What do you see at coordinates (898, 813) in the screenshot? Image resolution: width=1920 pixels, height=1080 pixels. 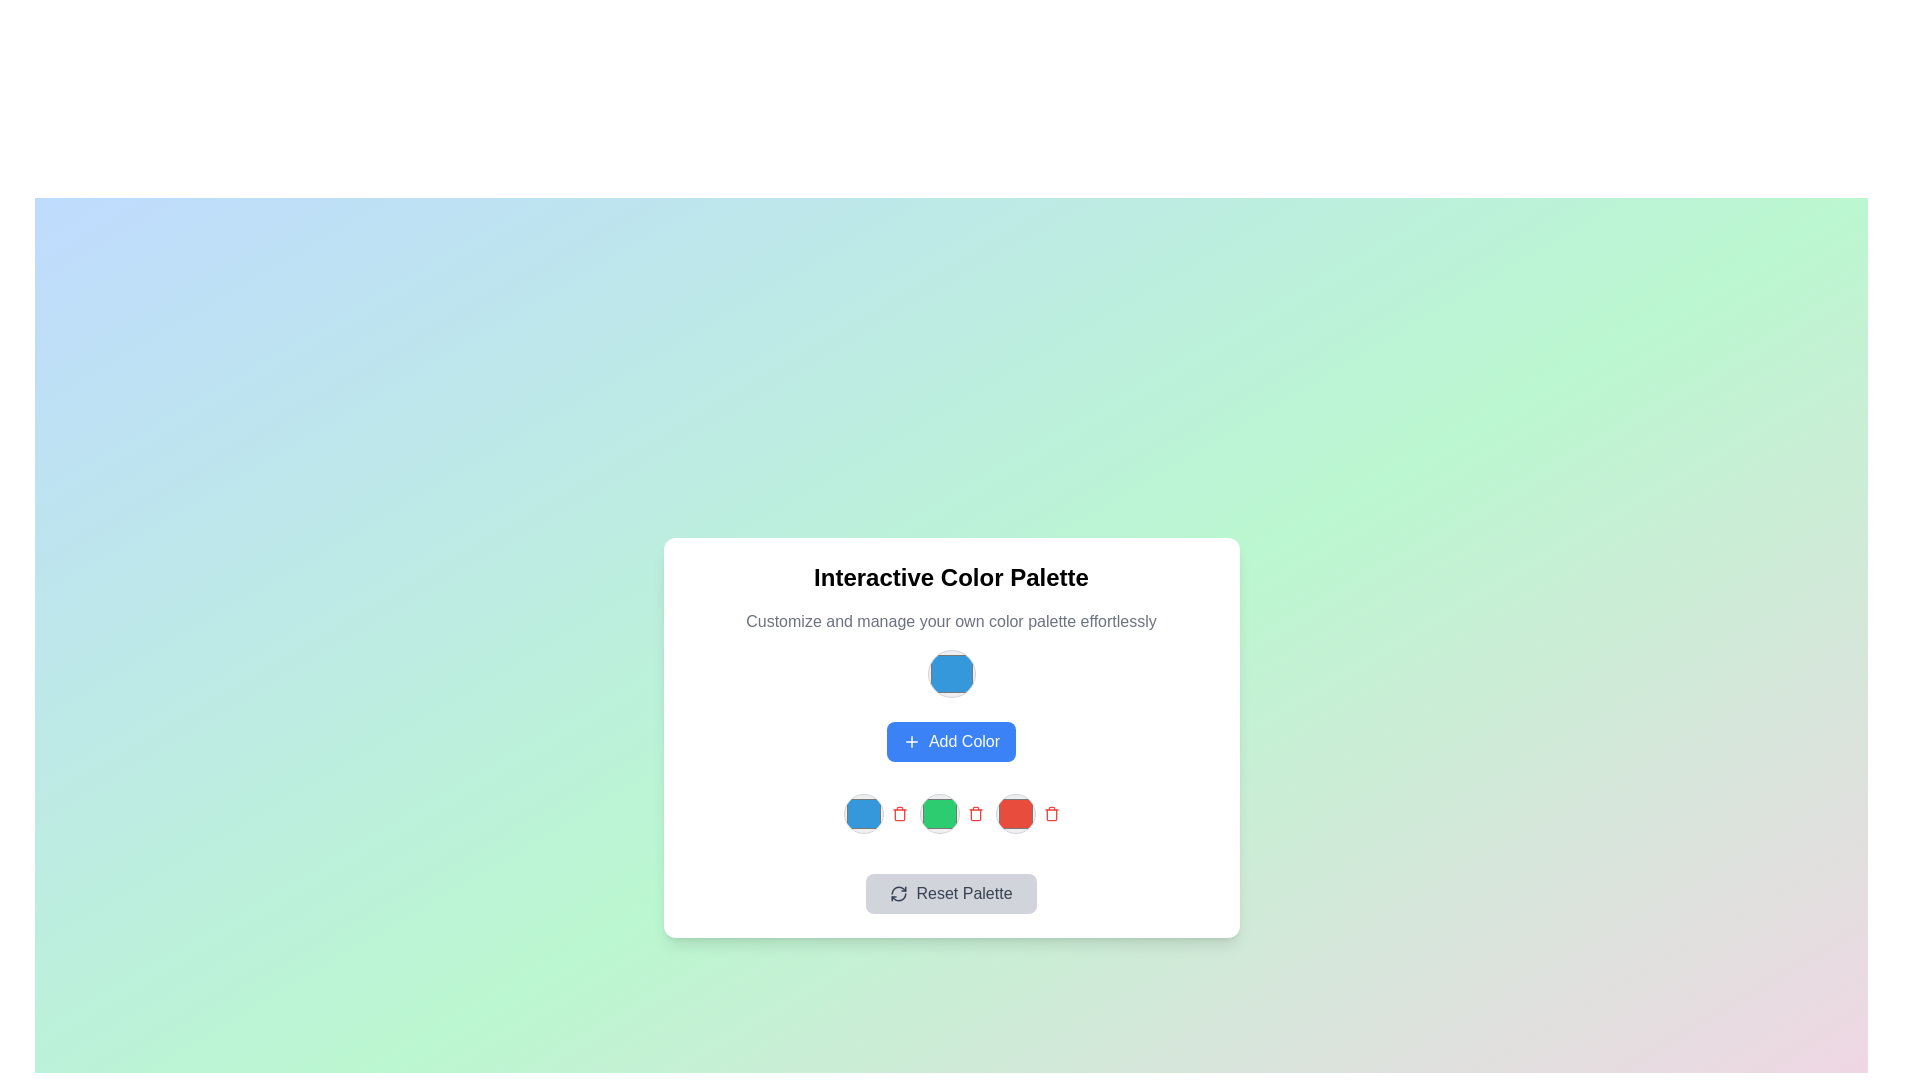 I see `the delete icon button, which is the last element on the right in the row of trash bin icons below the 'Add Color' button` at bounding box center [898, 813].